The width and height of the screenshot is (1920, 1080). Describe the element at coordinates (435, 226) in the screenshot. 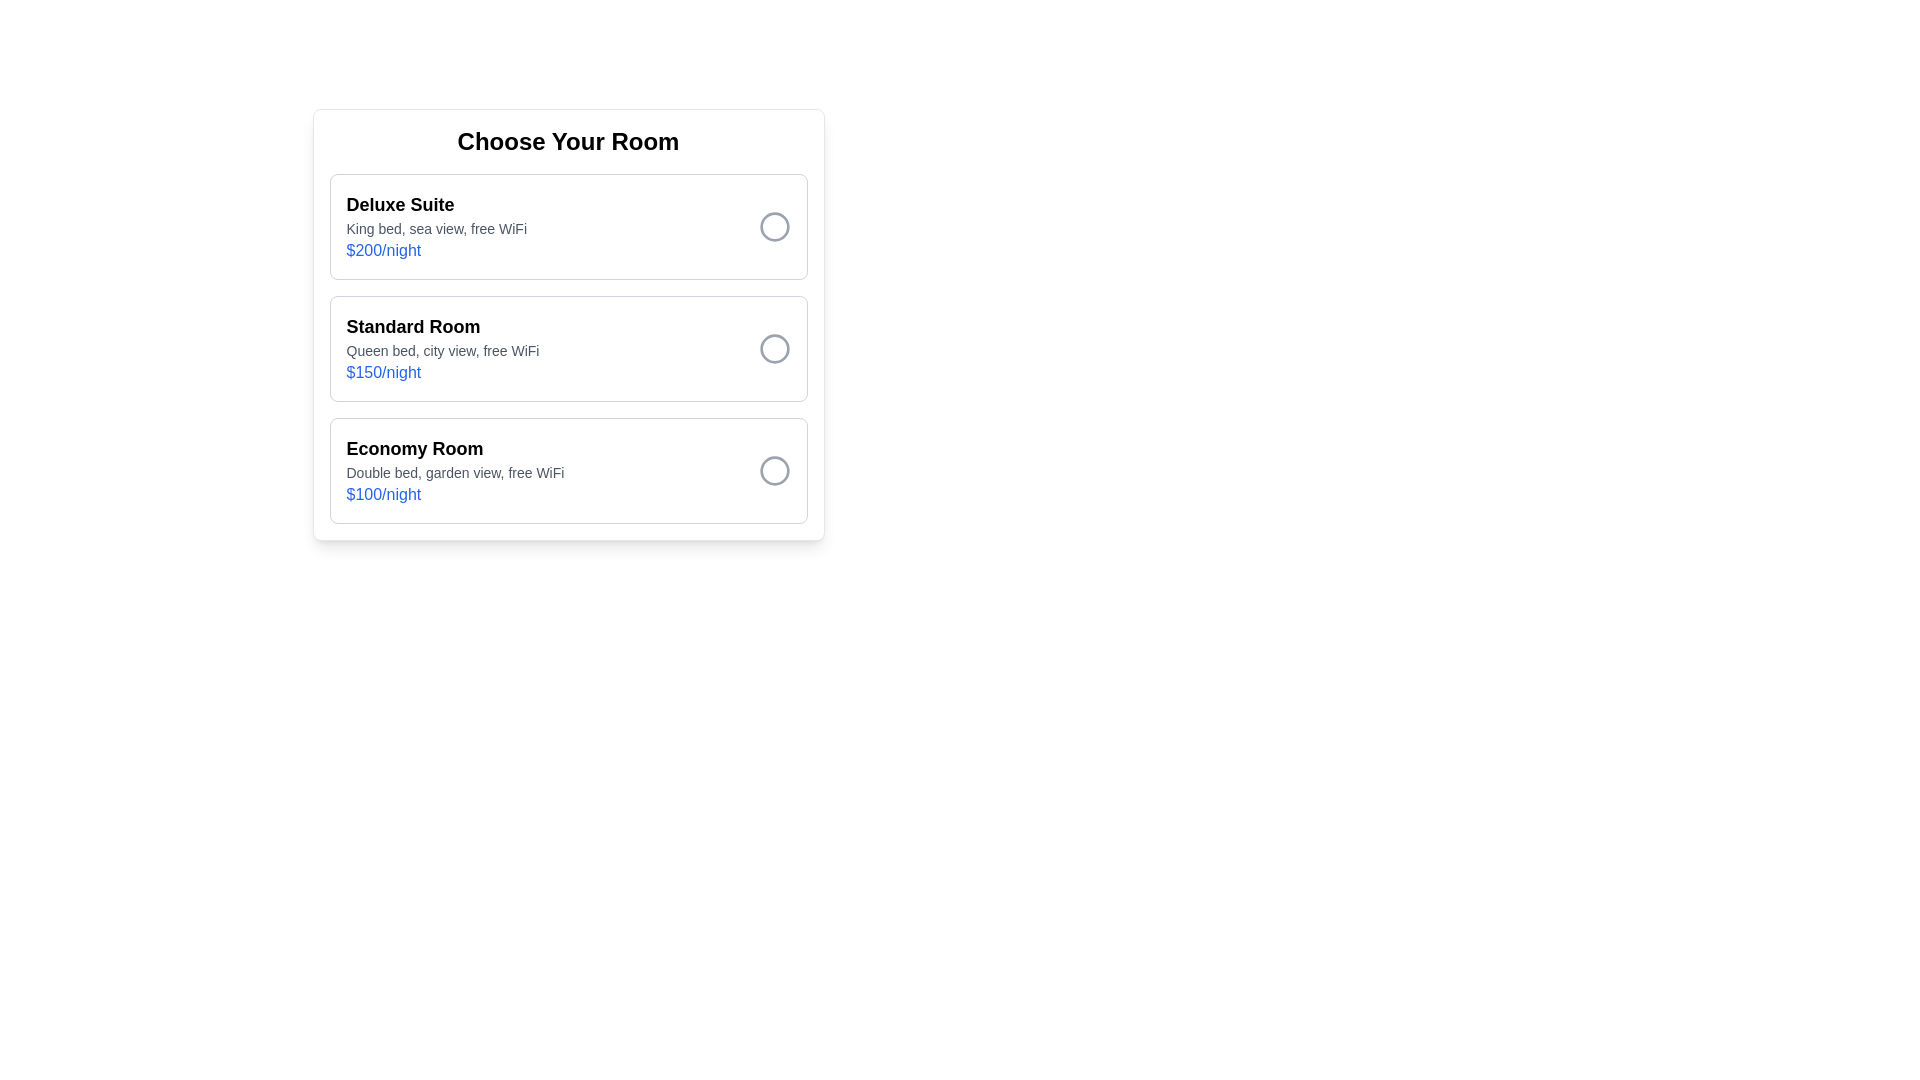

I see `the informational text block that describes a room option, which features a bold title, a smaller description, and a blue price, located in the first room option block at the top section of the grouping` at that location.